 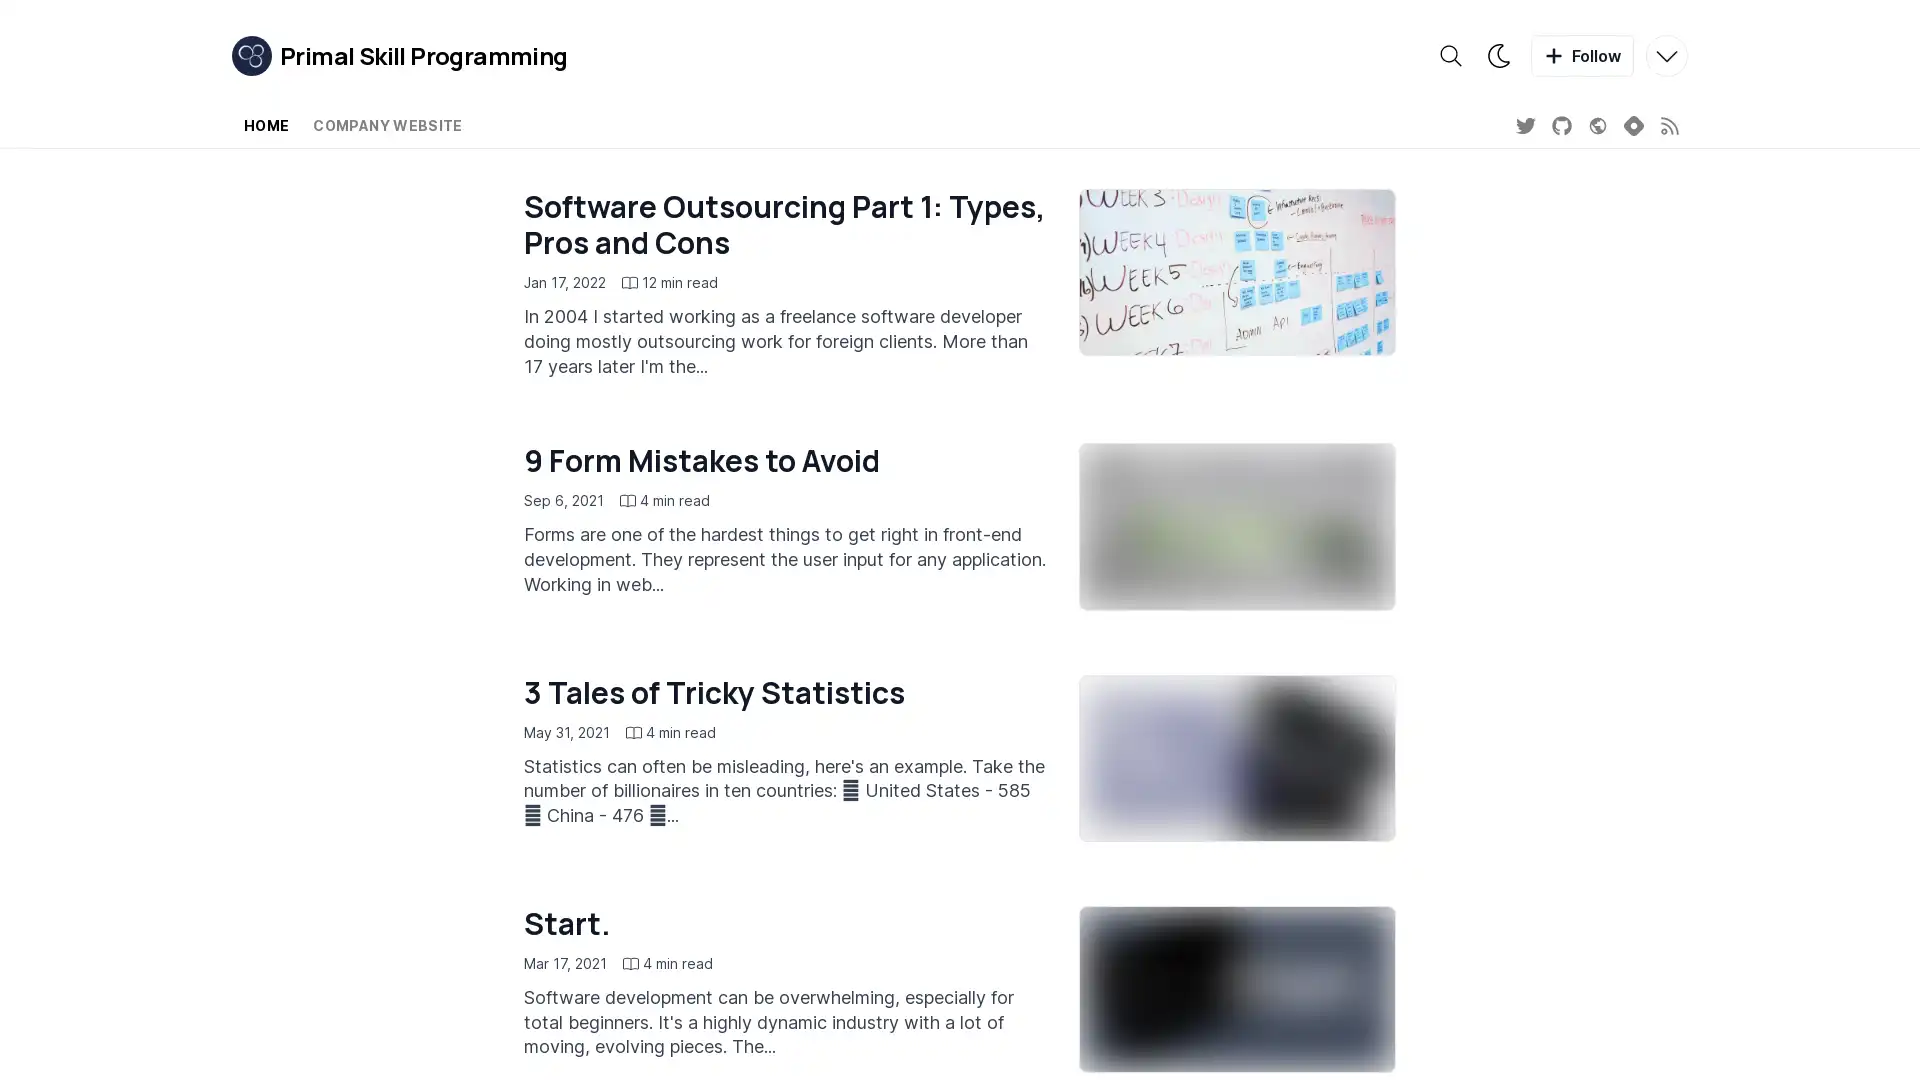 I want to click on Theme switcher, so click(x=1498, y=55).